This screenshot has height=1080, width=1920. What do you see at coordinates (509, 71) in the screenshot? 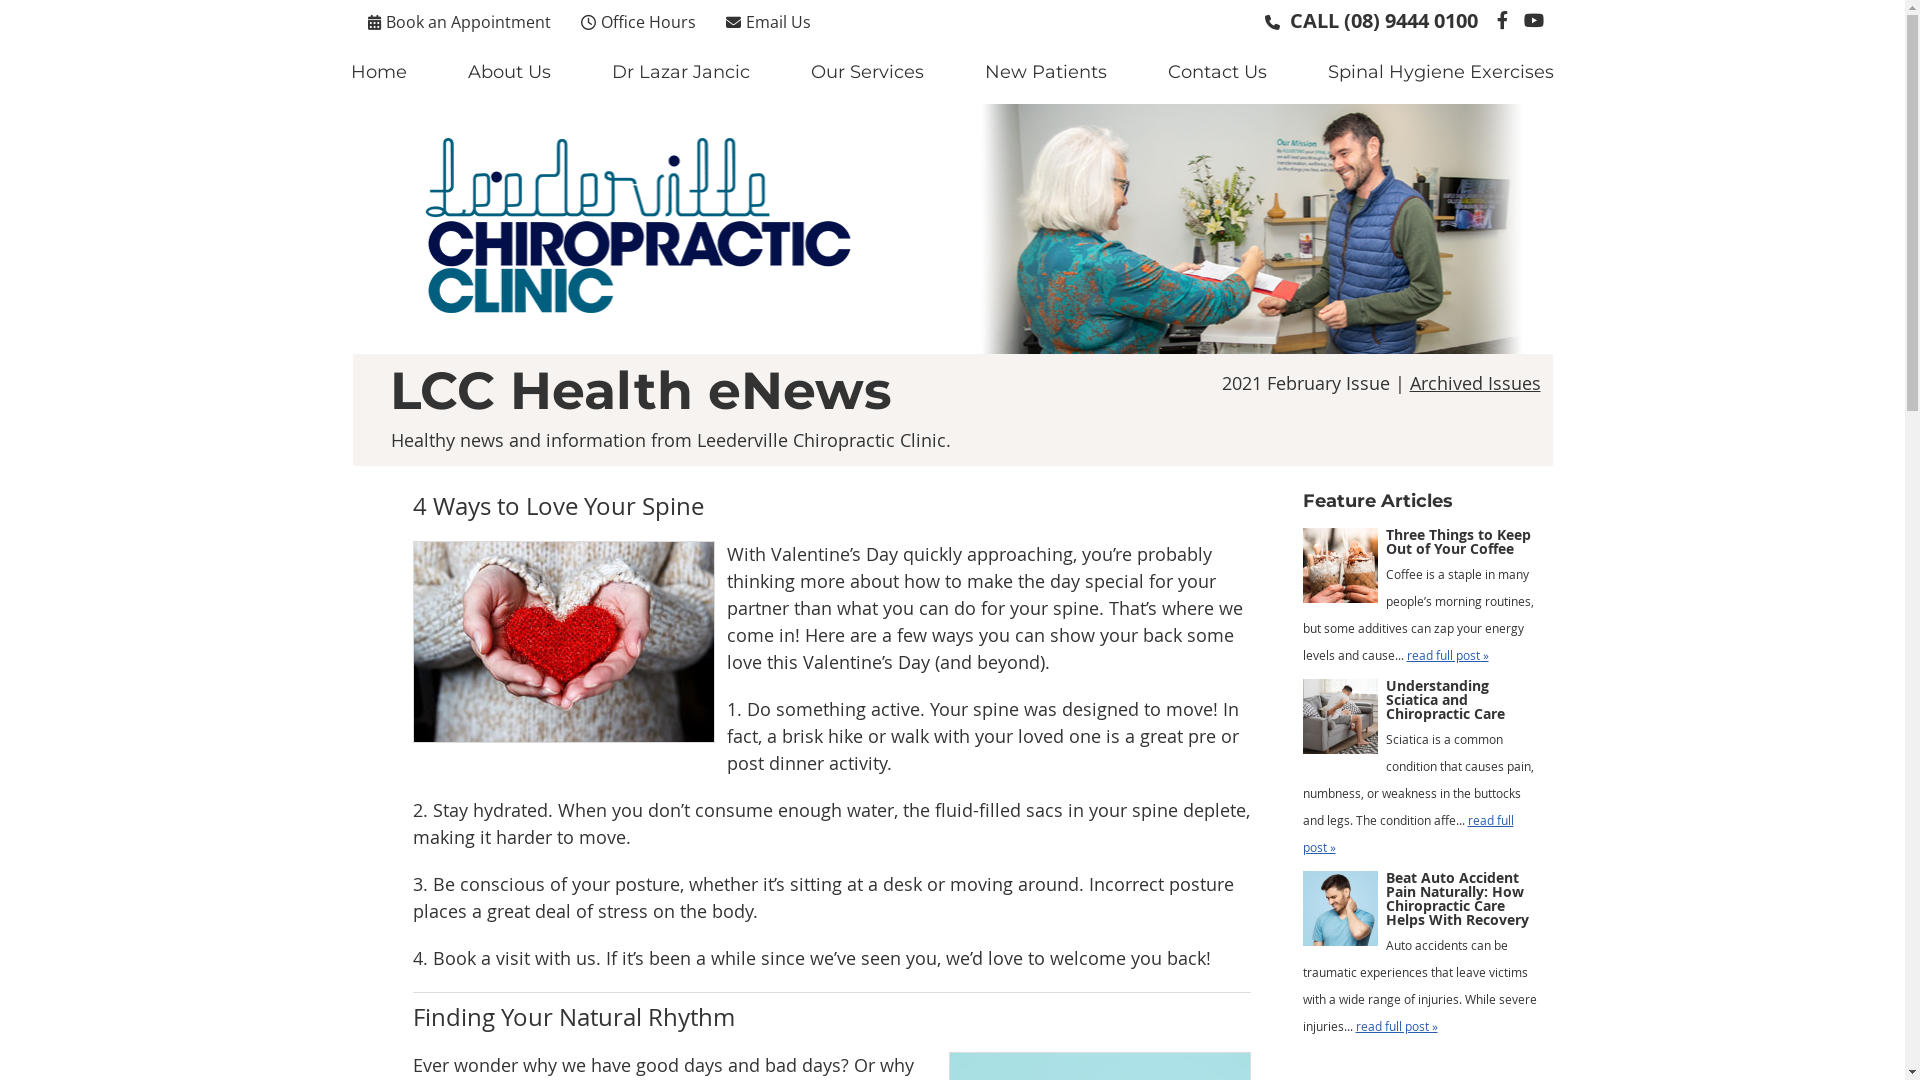
I see `'About Us'` at bounding box center [509, 71].